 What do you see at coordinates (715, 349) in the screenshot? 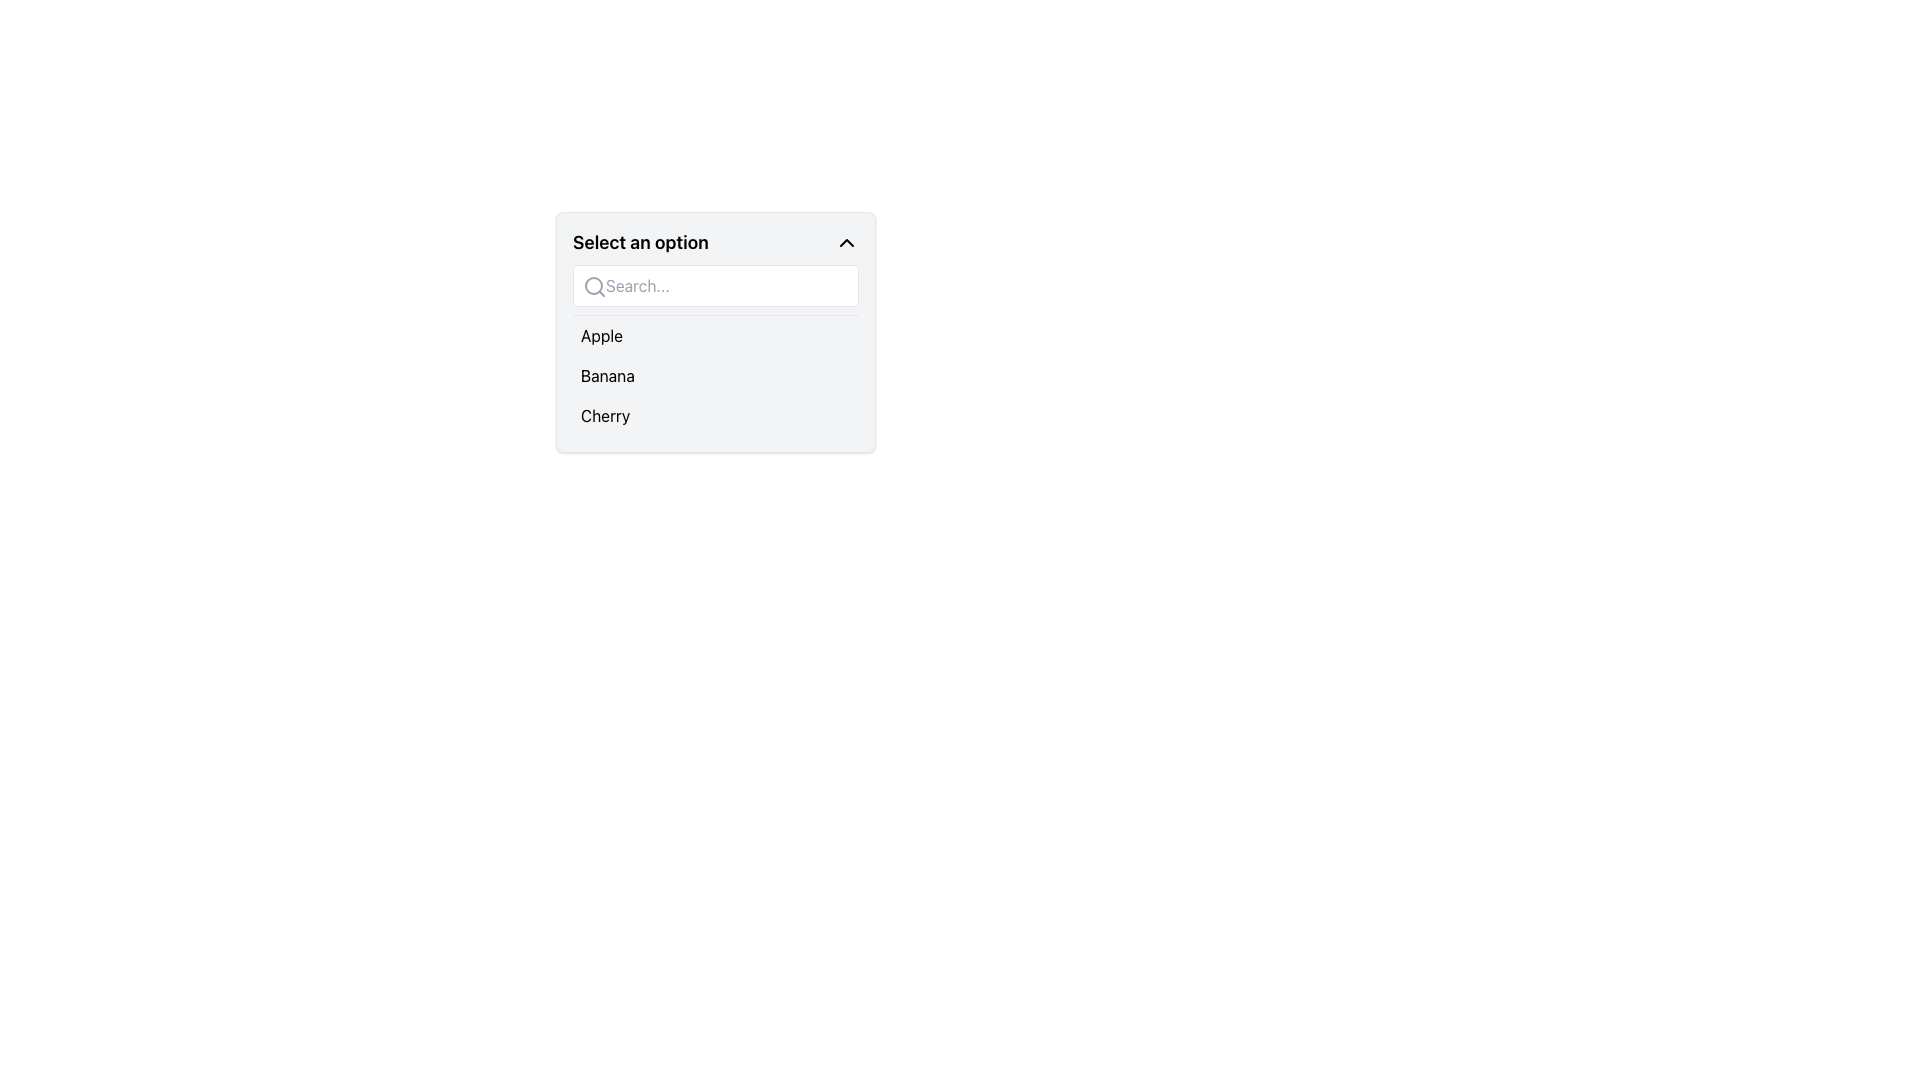
I see `the 'Banana' option in the dropdown menu titled 'Select an option'` at bounding box center [715, 349].